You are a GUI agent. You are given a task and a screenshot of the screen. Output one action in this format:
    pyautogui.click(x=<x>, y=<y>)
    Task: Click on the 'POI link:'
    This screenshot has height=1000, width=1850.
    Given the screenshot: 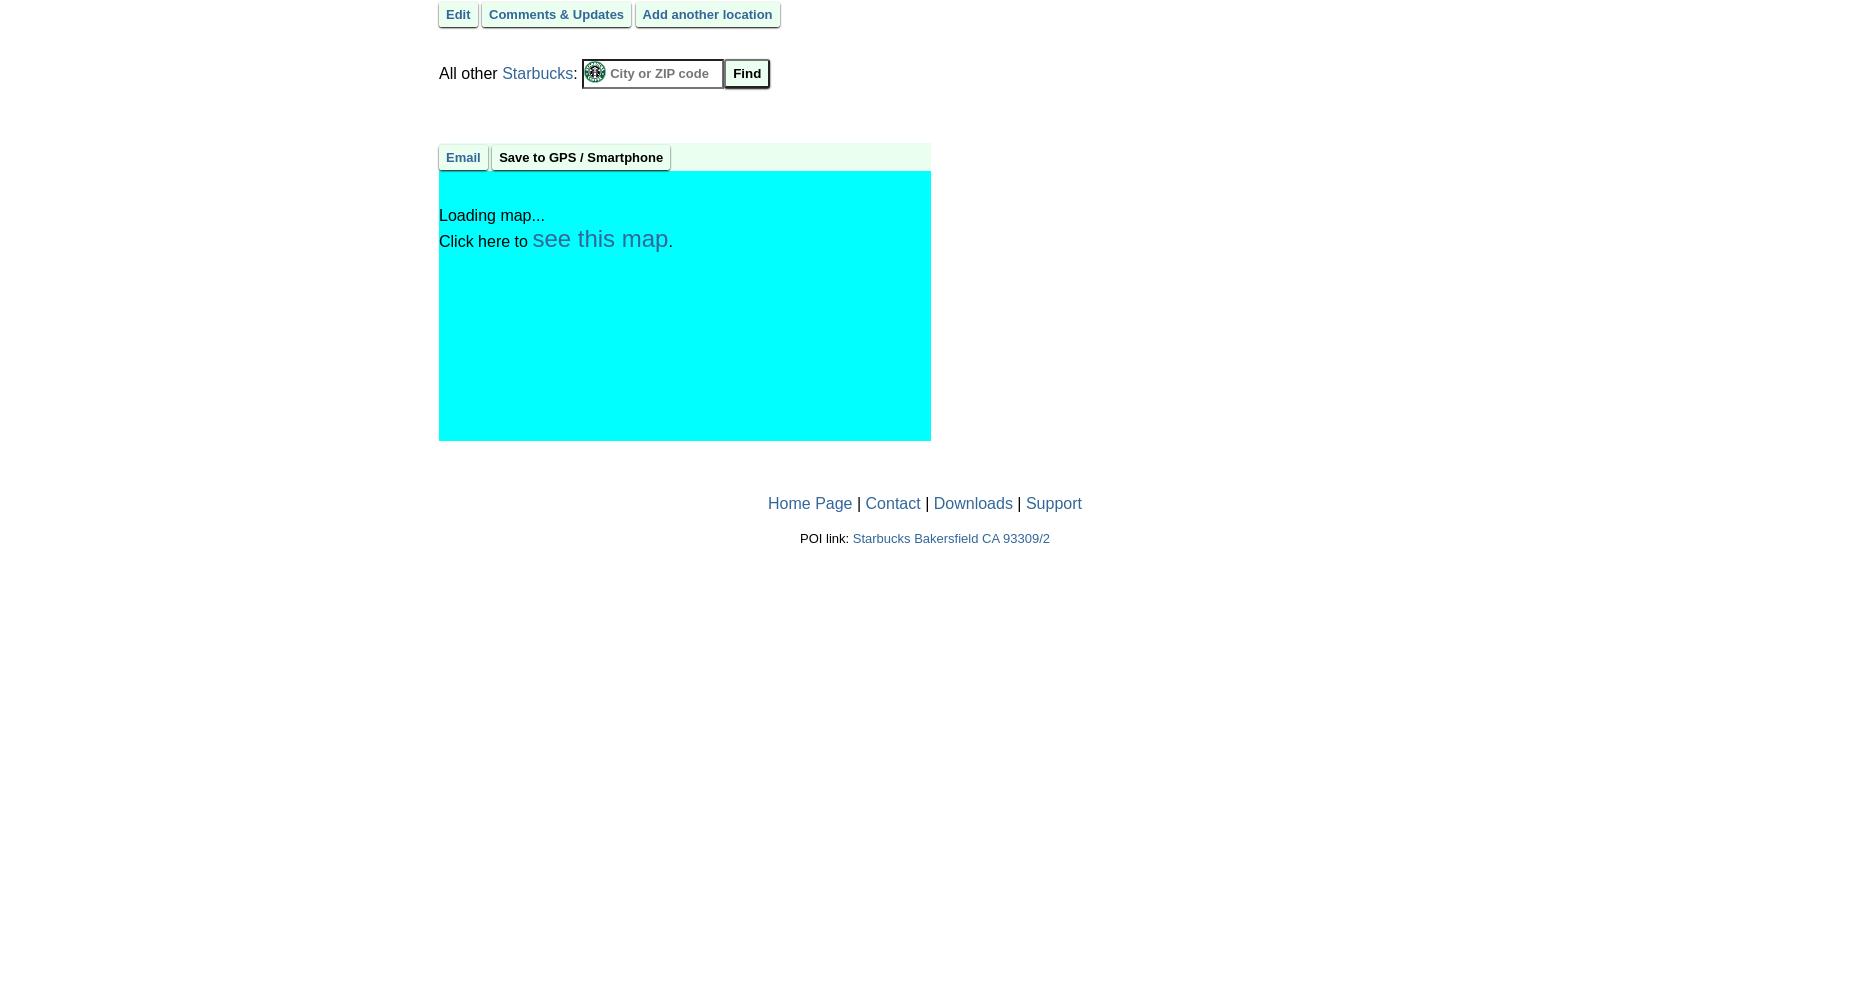 What is the action you would take?
    pyautogui.click(x=825, y=537)
    